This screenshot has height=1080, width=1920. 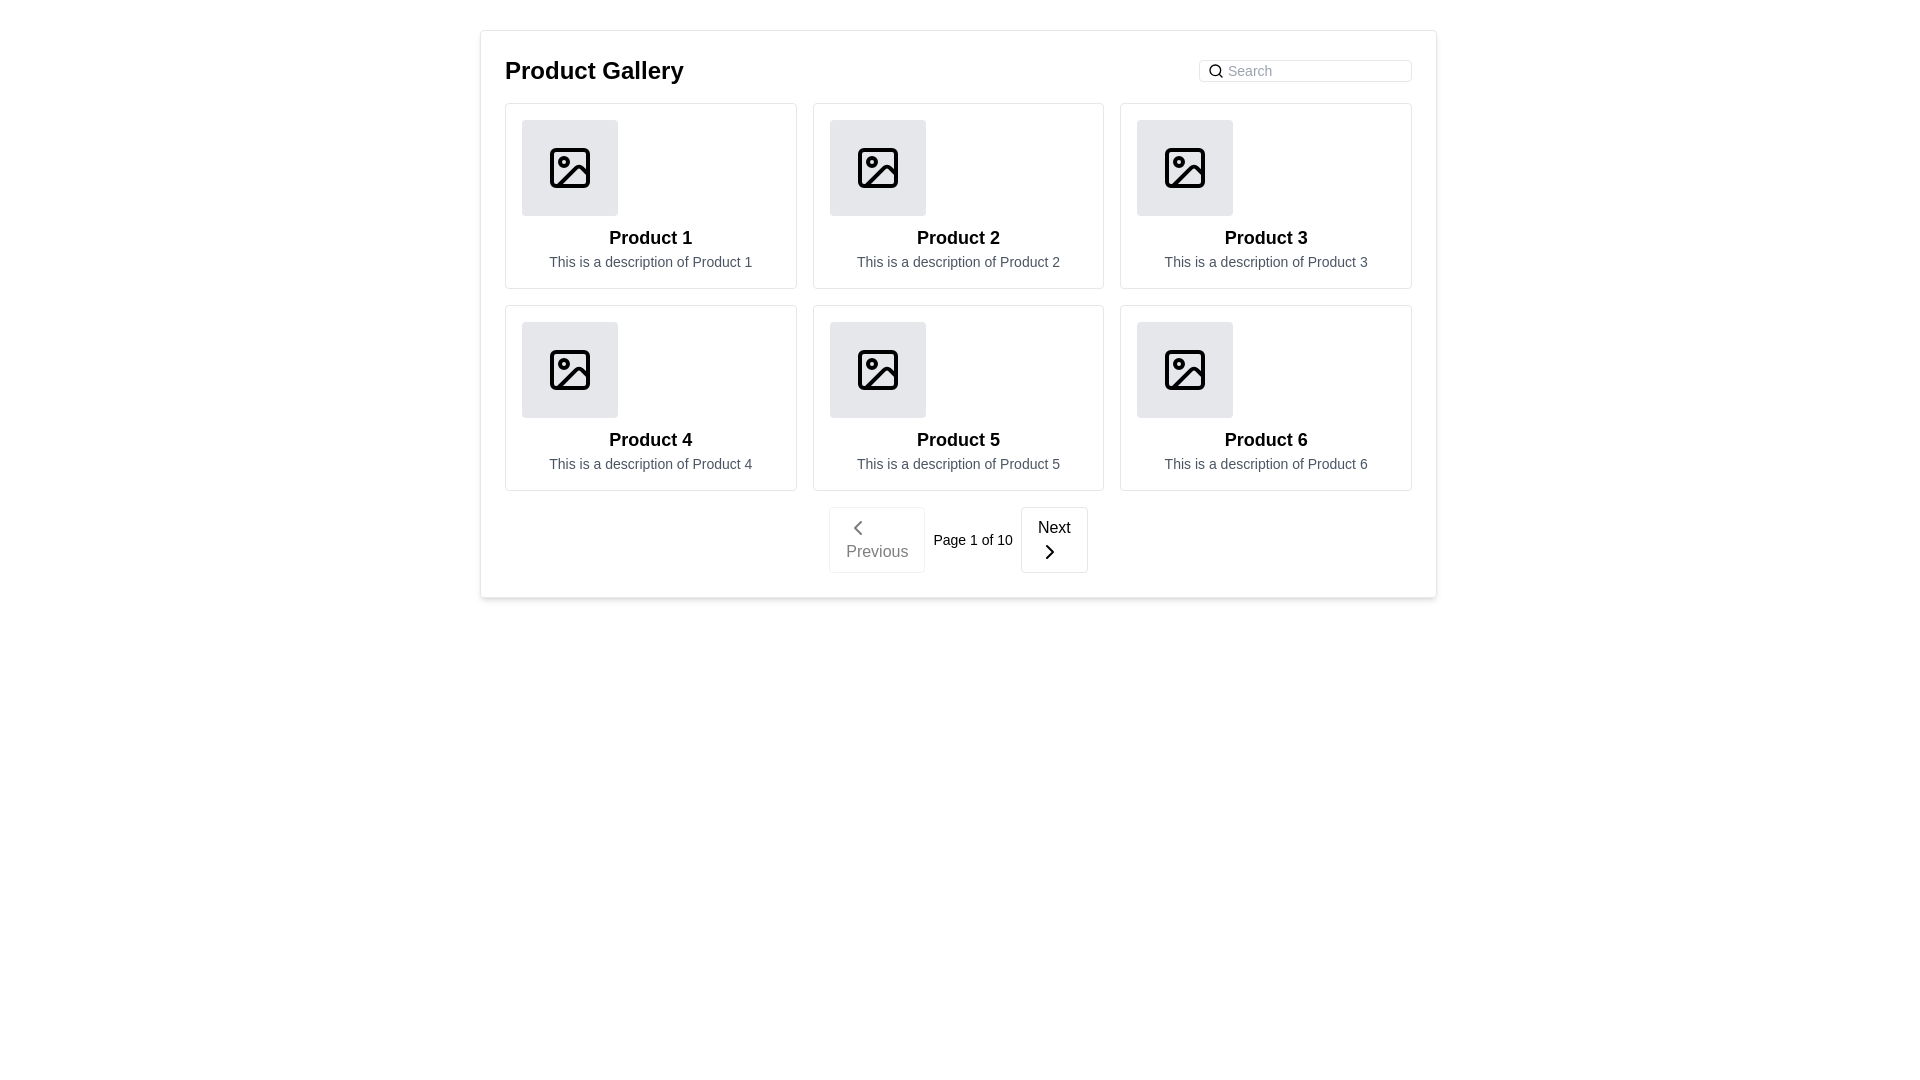 What do you see at coordinates (1214, 69) in the screenshot?
I see `the magnifying glass icon located to the left of the 'Search' input field in the upper toolbar area` at bounding box center [1214, 69].